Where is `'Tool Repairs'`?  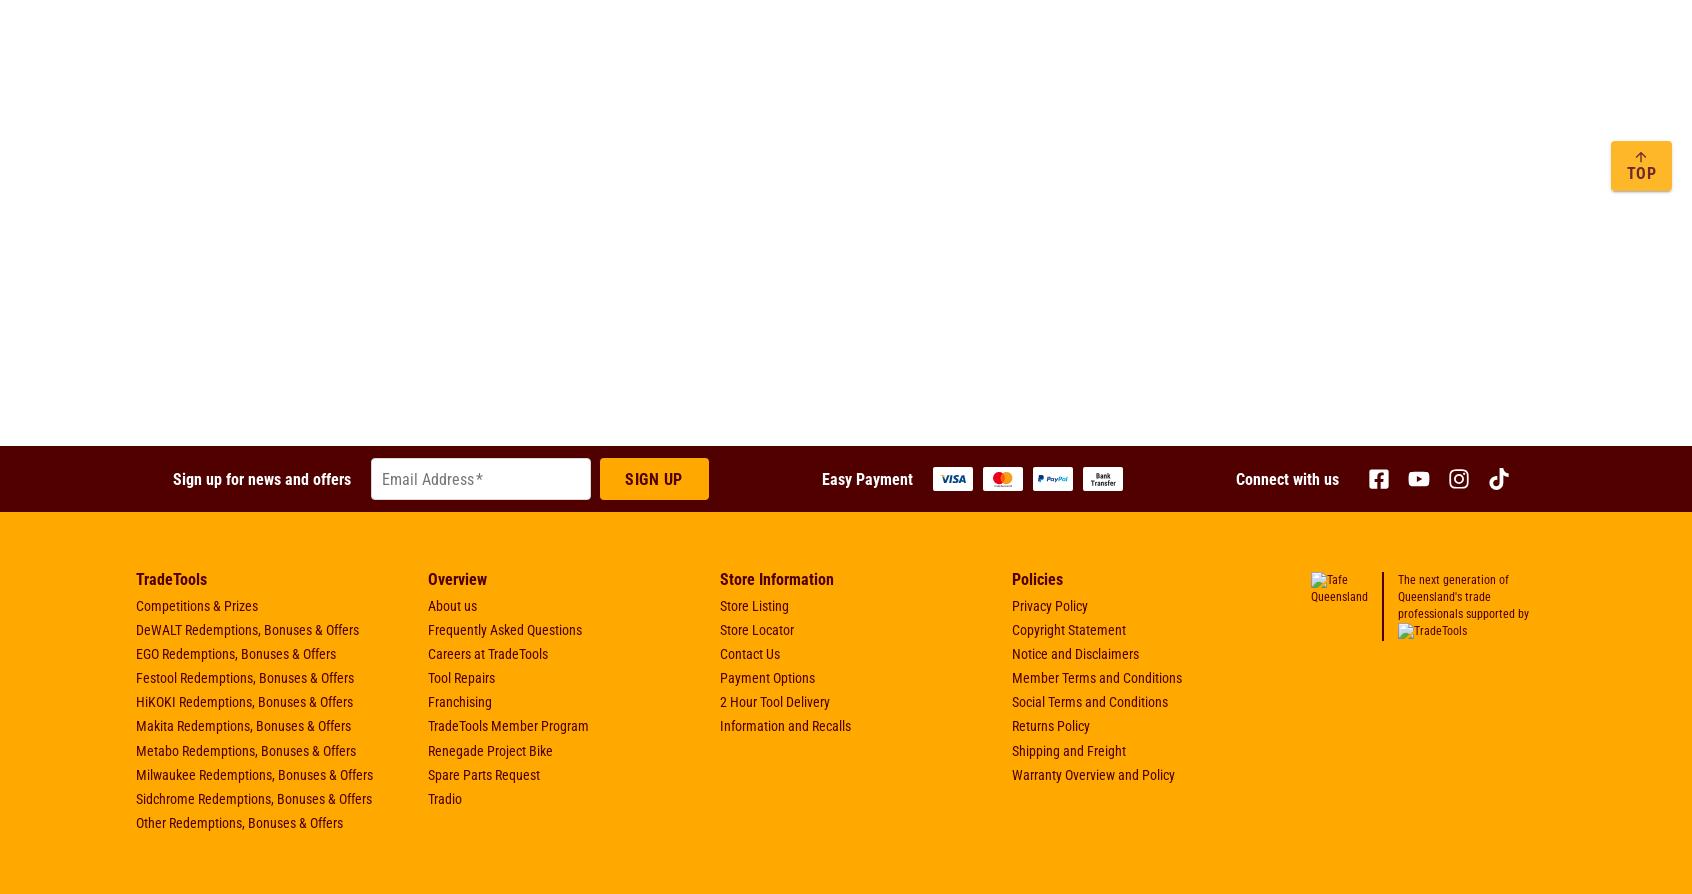
'Tool Repairs' is located at coordinates (460, 677).